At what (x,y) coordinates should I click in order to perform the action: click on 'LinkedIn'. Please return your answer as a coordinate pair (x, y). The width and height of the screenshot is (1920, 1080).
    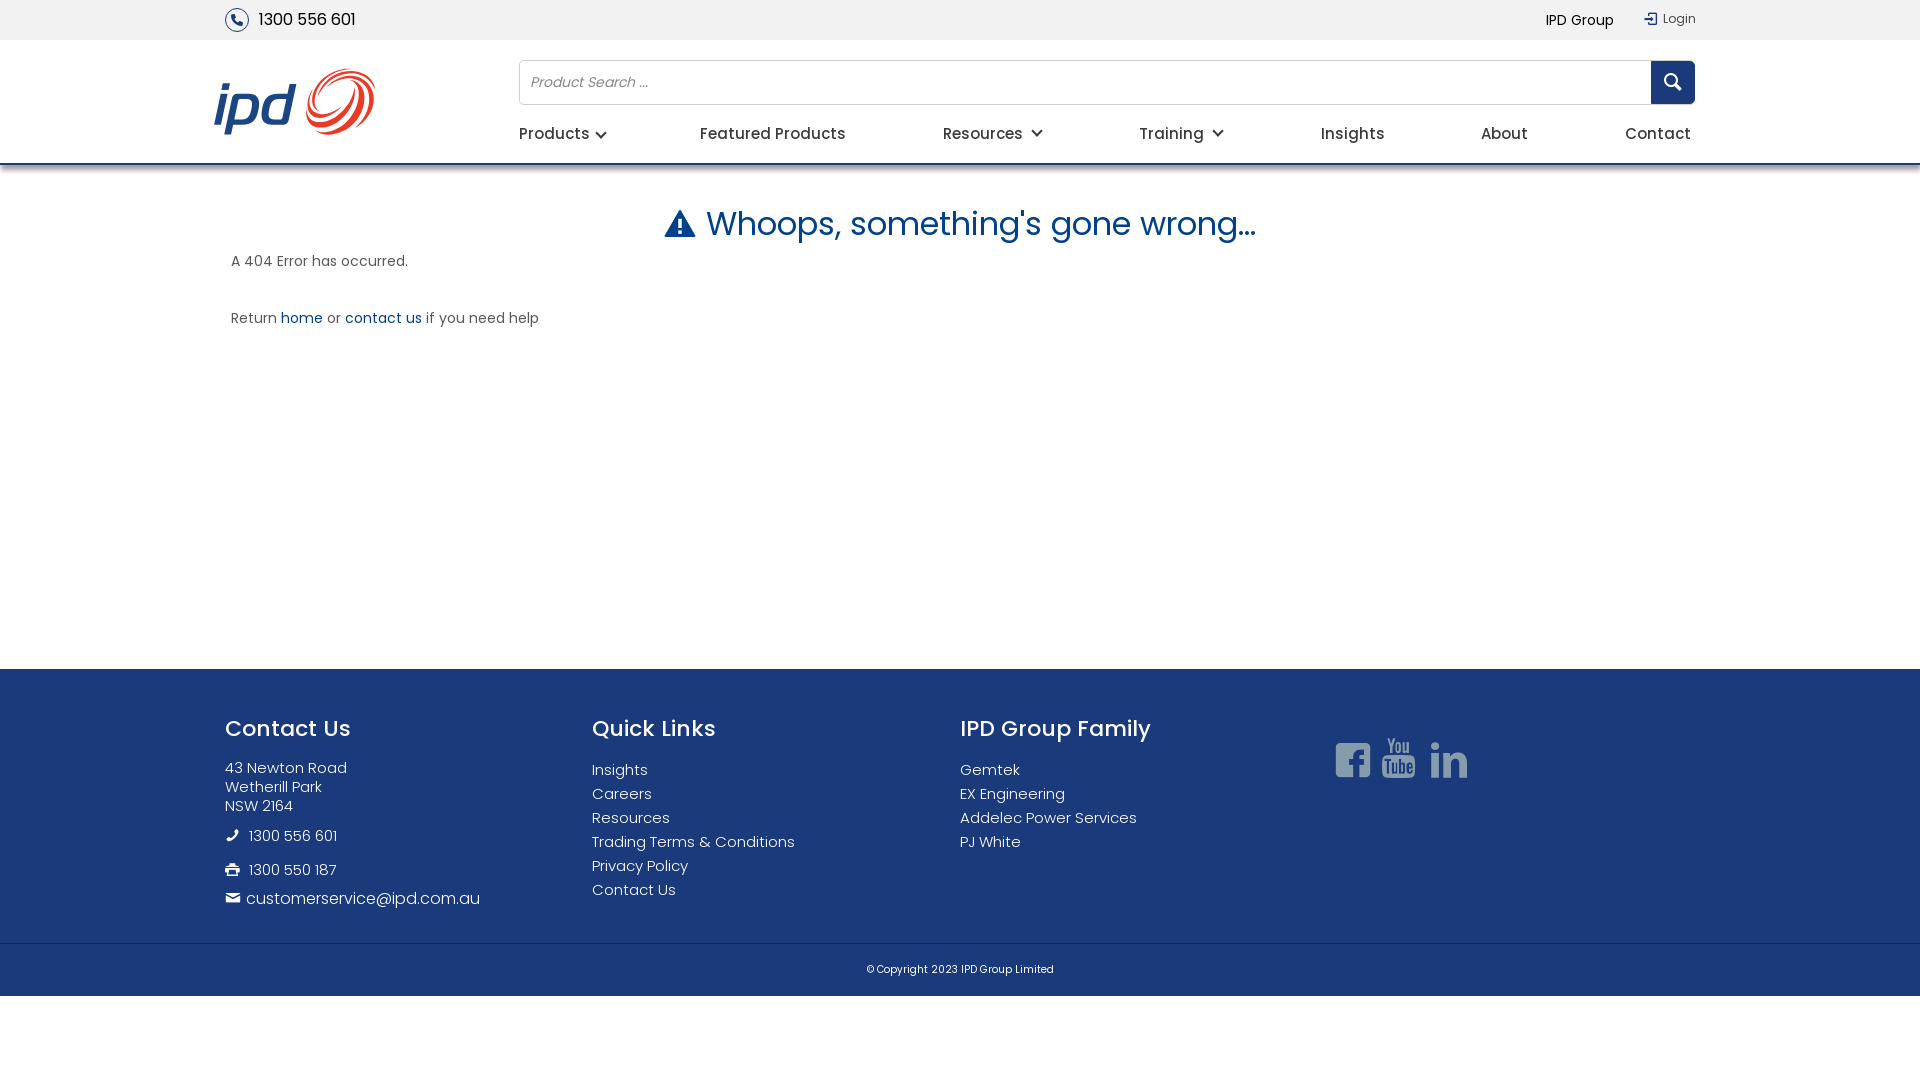
    Looking at the image, I should click on (1448, 760).